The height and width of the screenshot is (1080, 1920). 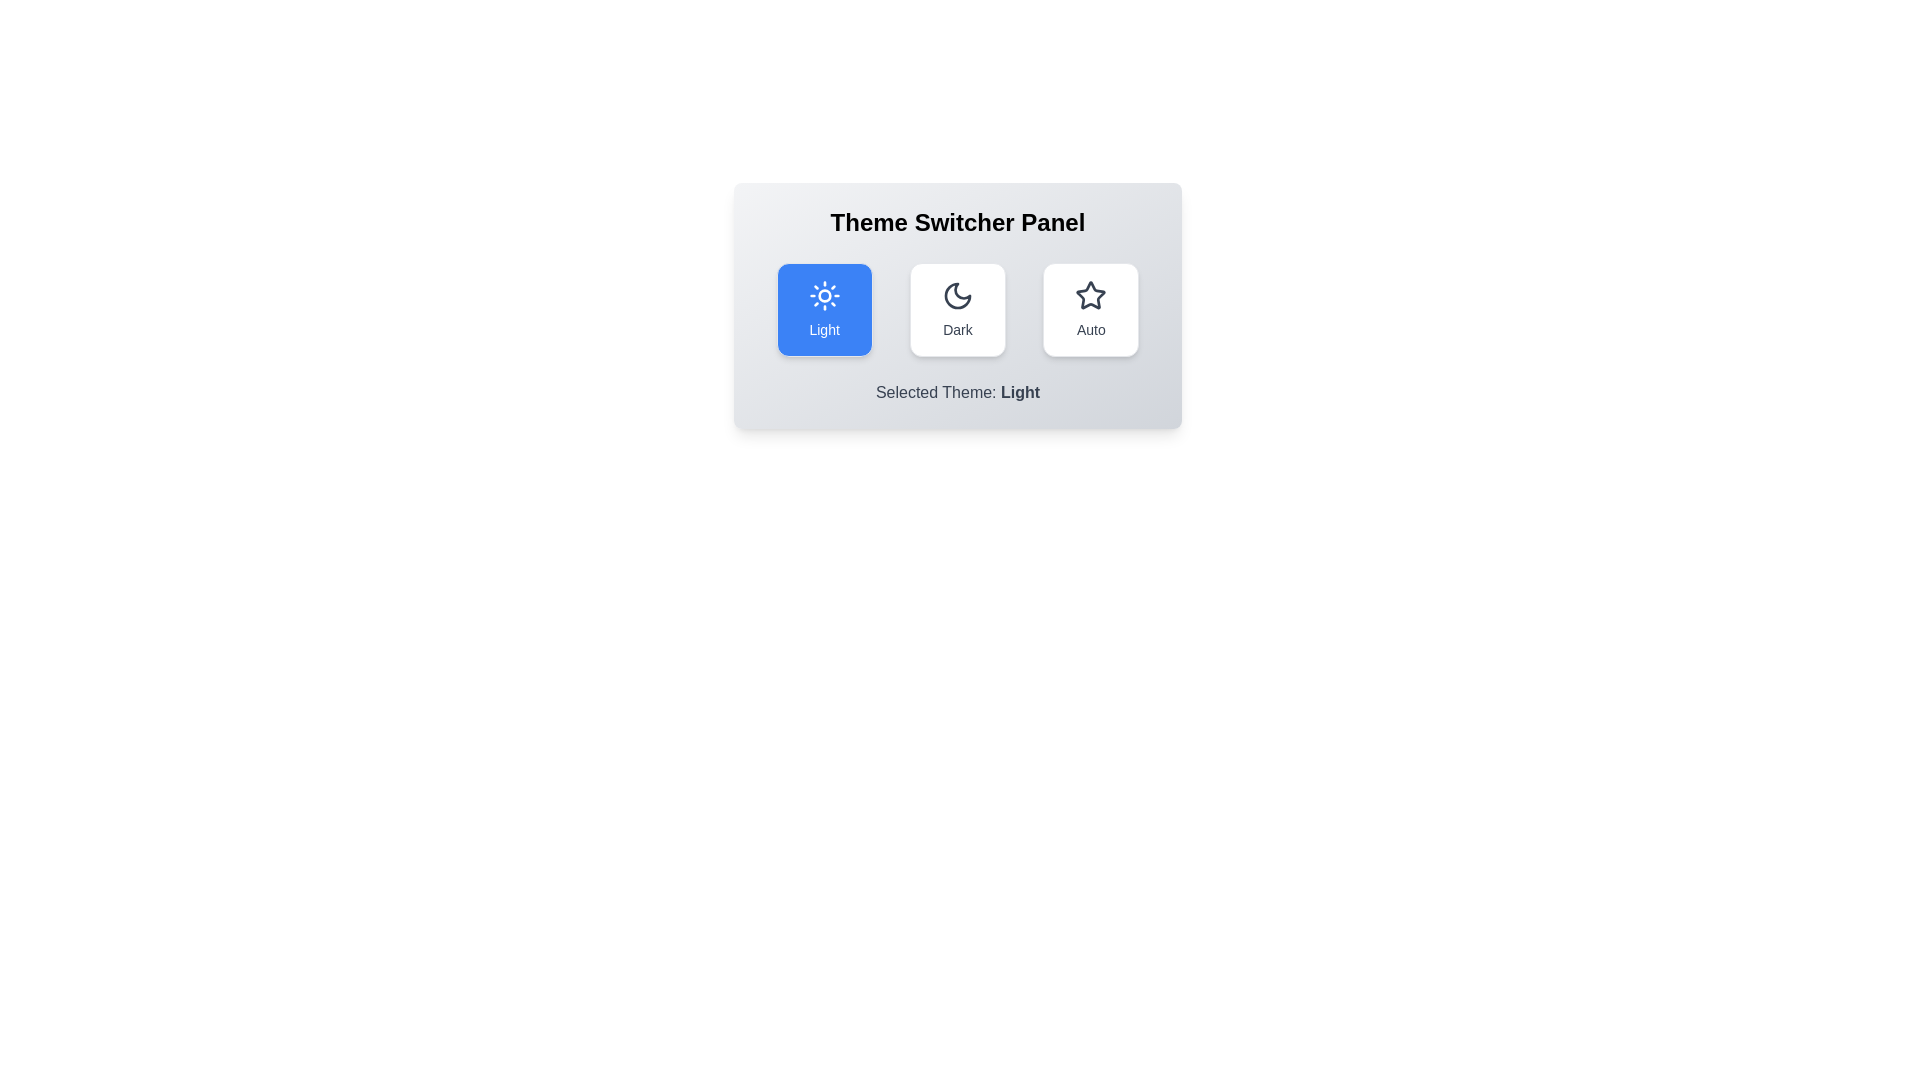 What do you see at coordinates (1090, 296) in the screenshot?
I see `the outlined star-shaped icon located at the top-center of the 'Auto' card, which is the last card in a row of theme options` at bounding box center [1090, 296].